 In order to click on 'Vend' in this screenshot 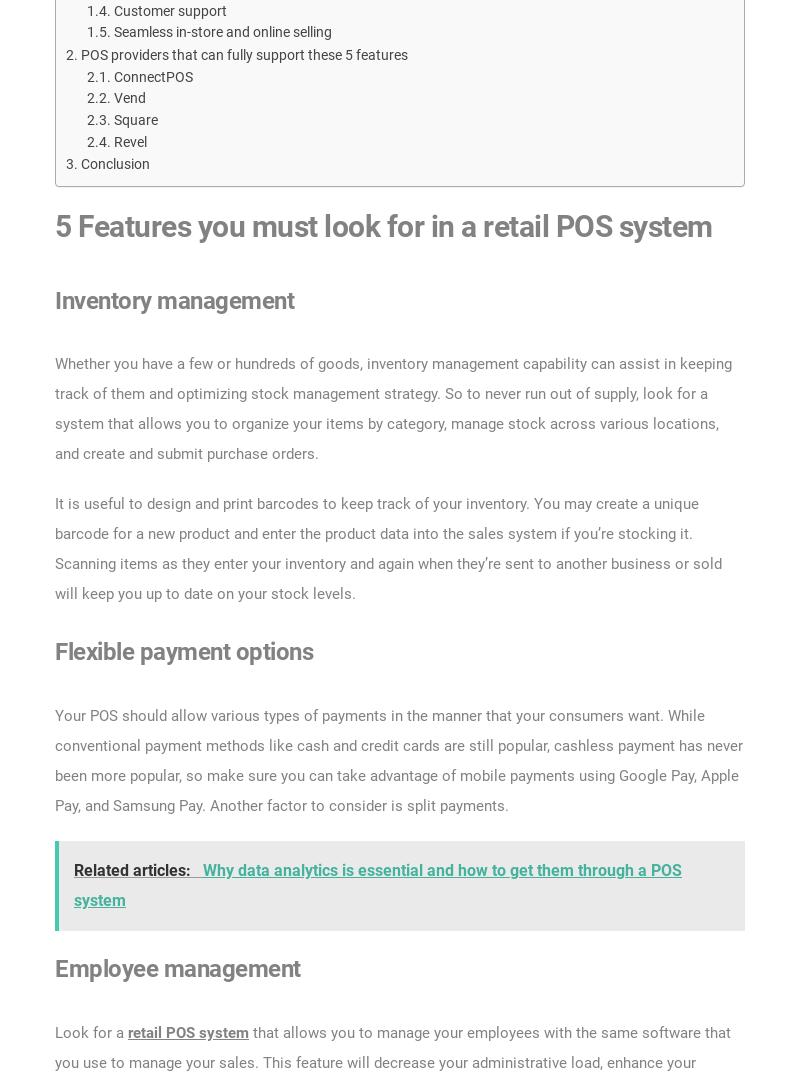, I will do `click(129, 97)`.